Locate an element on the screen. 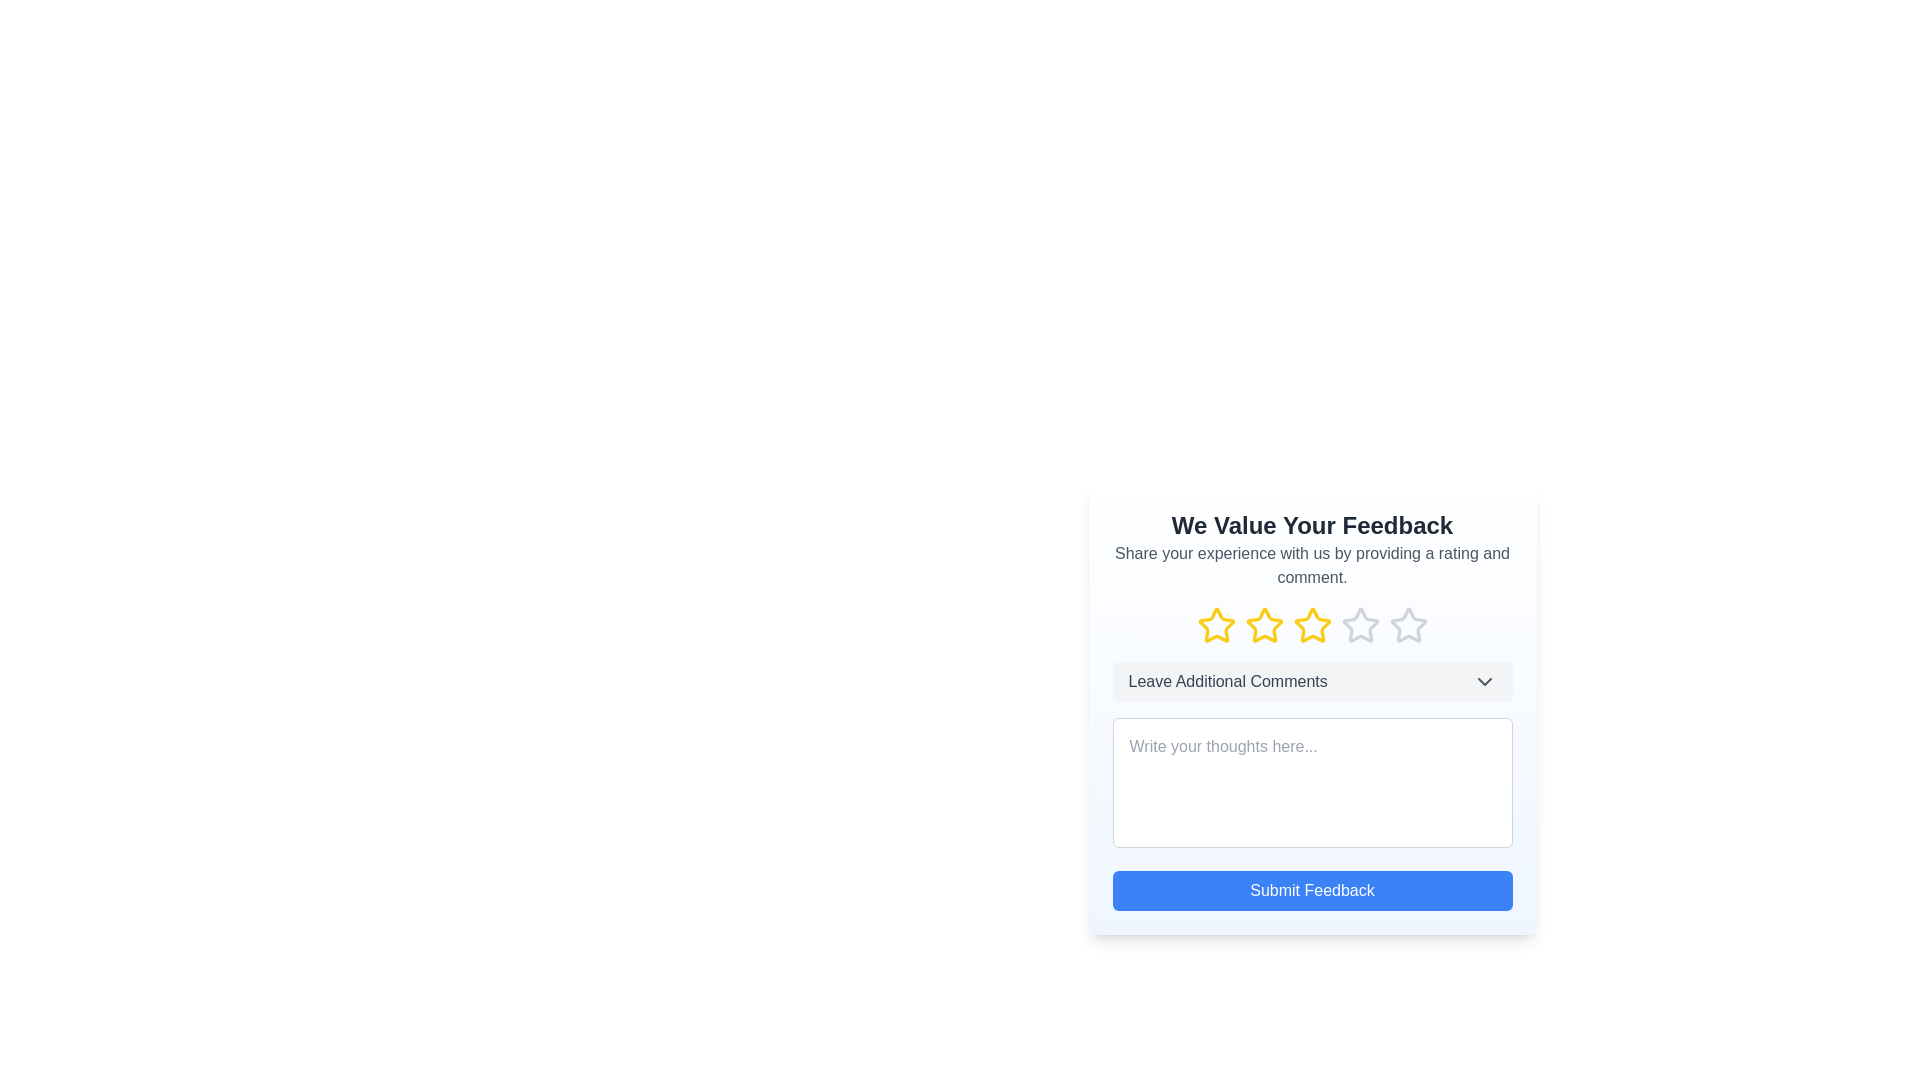  the fifth star button in the rating input interface to indicate a specific rating value is located at coordinates (1407, 624).